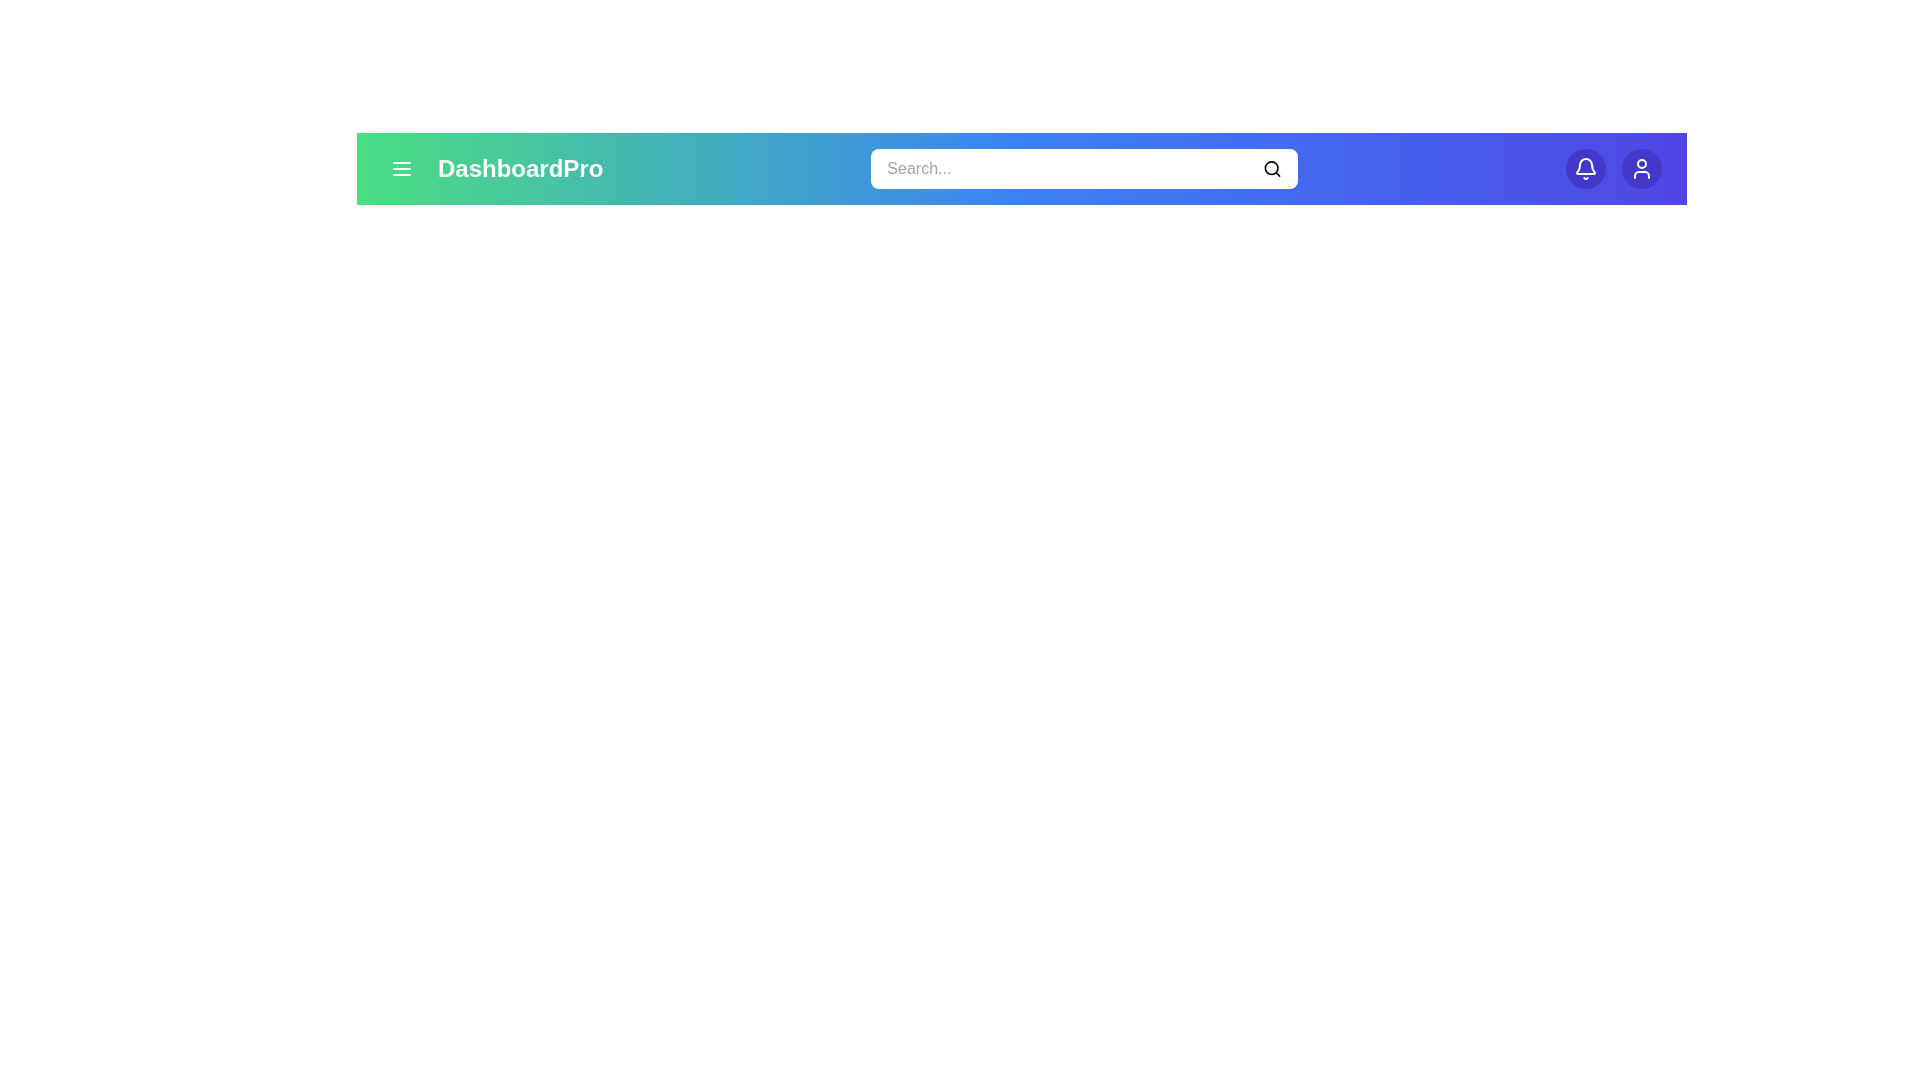 The height and width of the screenshot is (1080, 1920). Describe the element at coordinates (1641, 168) in the screenshot. I see `the user profile icon to access user-related actions` at that location.